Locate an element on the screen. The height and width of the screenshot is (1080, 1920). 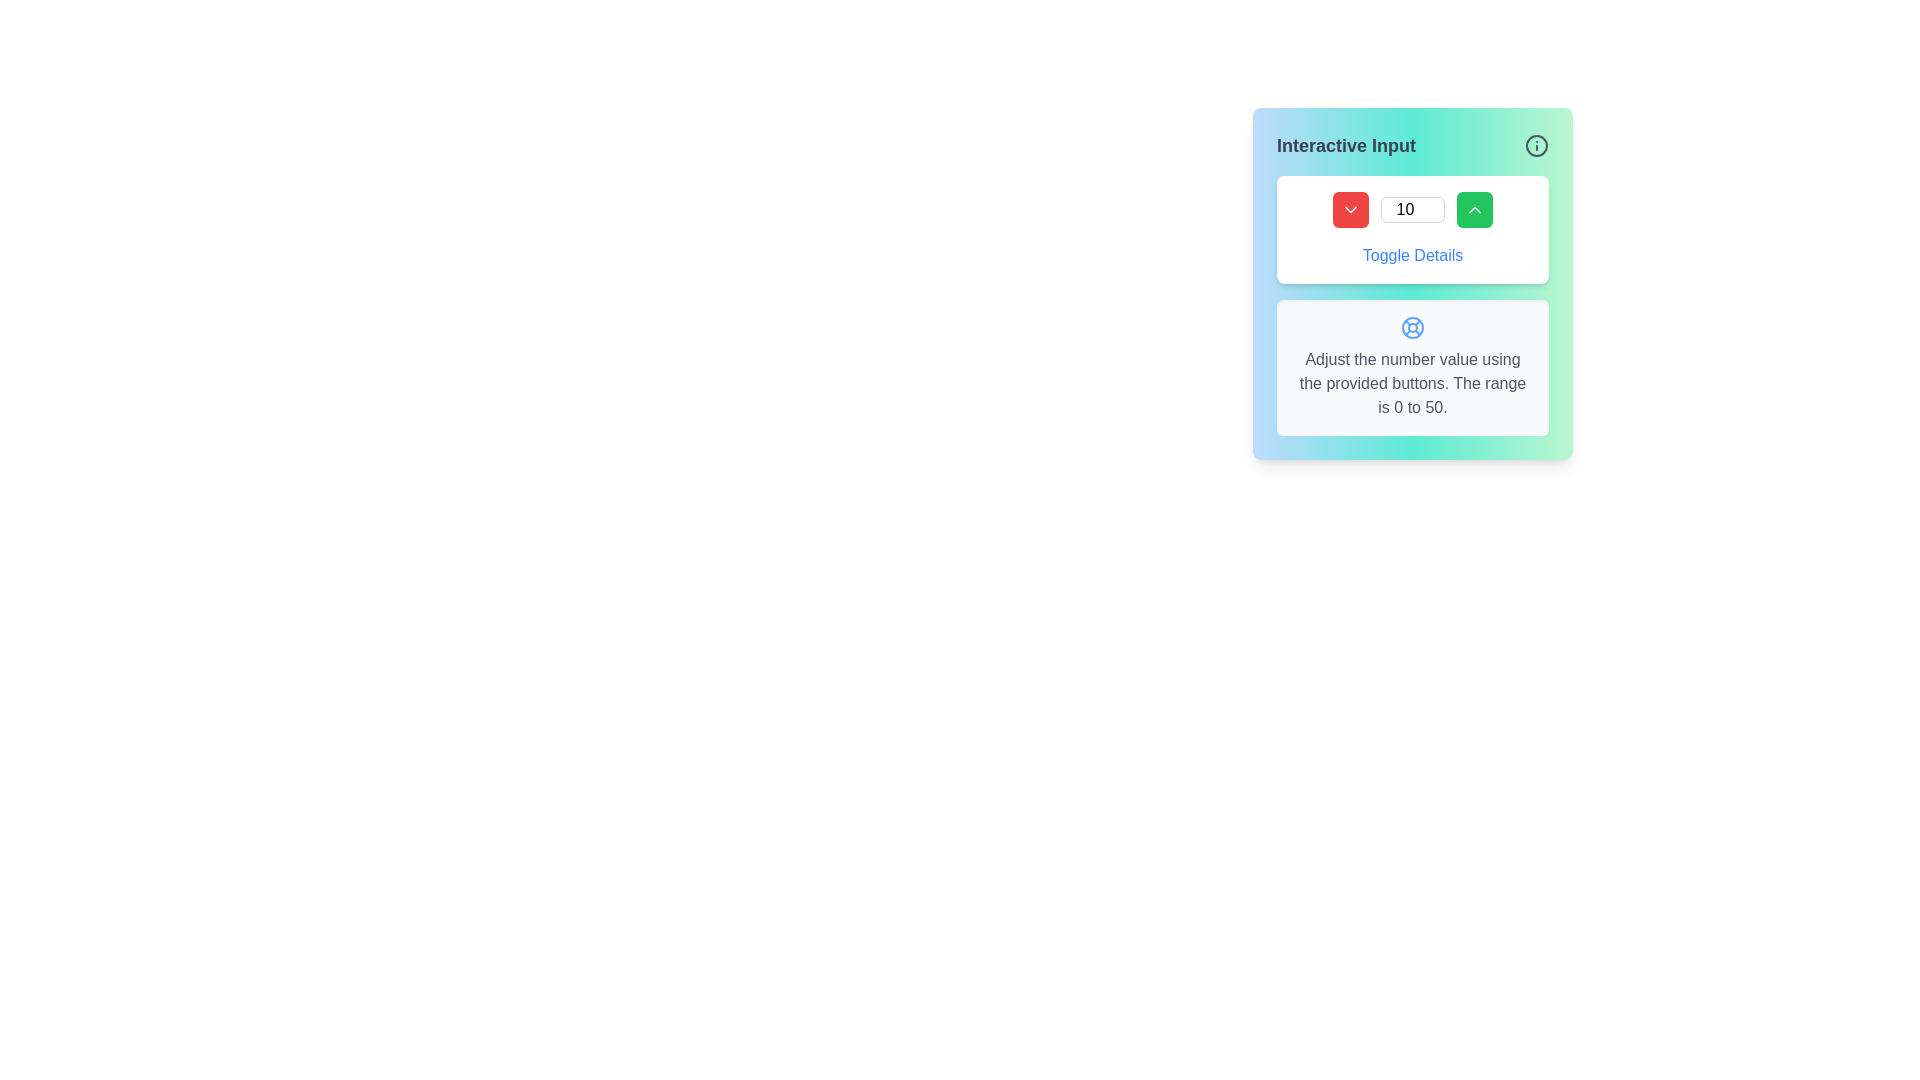
the upward chevron icon located in the top-right corner of the panel is located at coordinates (1474, 209).